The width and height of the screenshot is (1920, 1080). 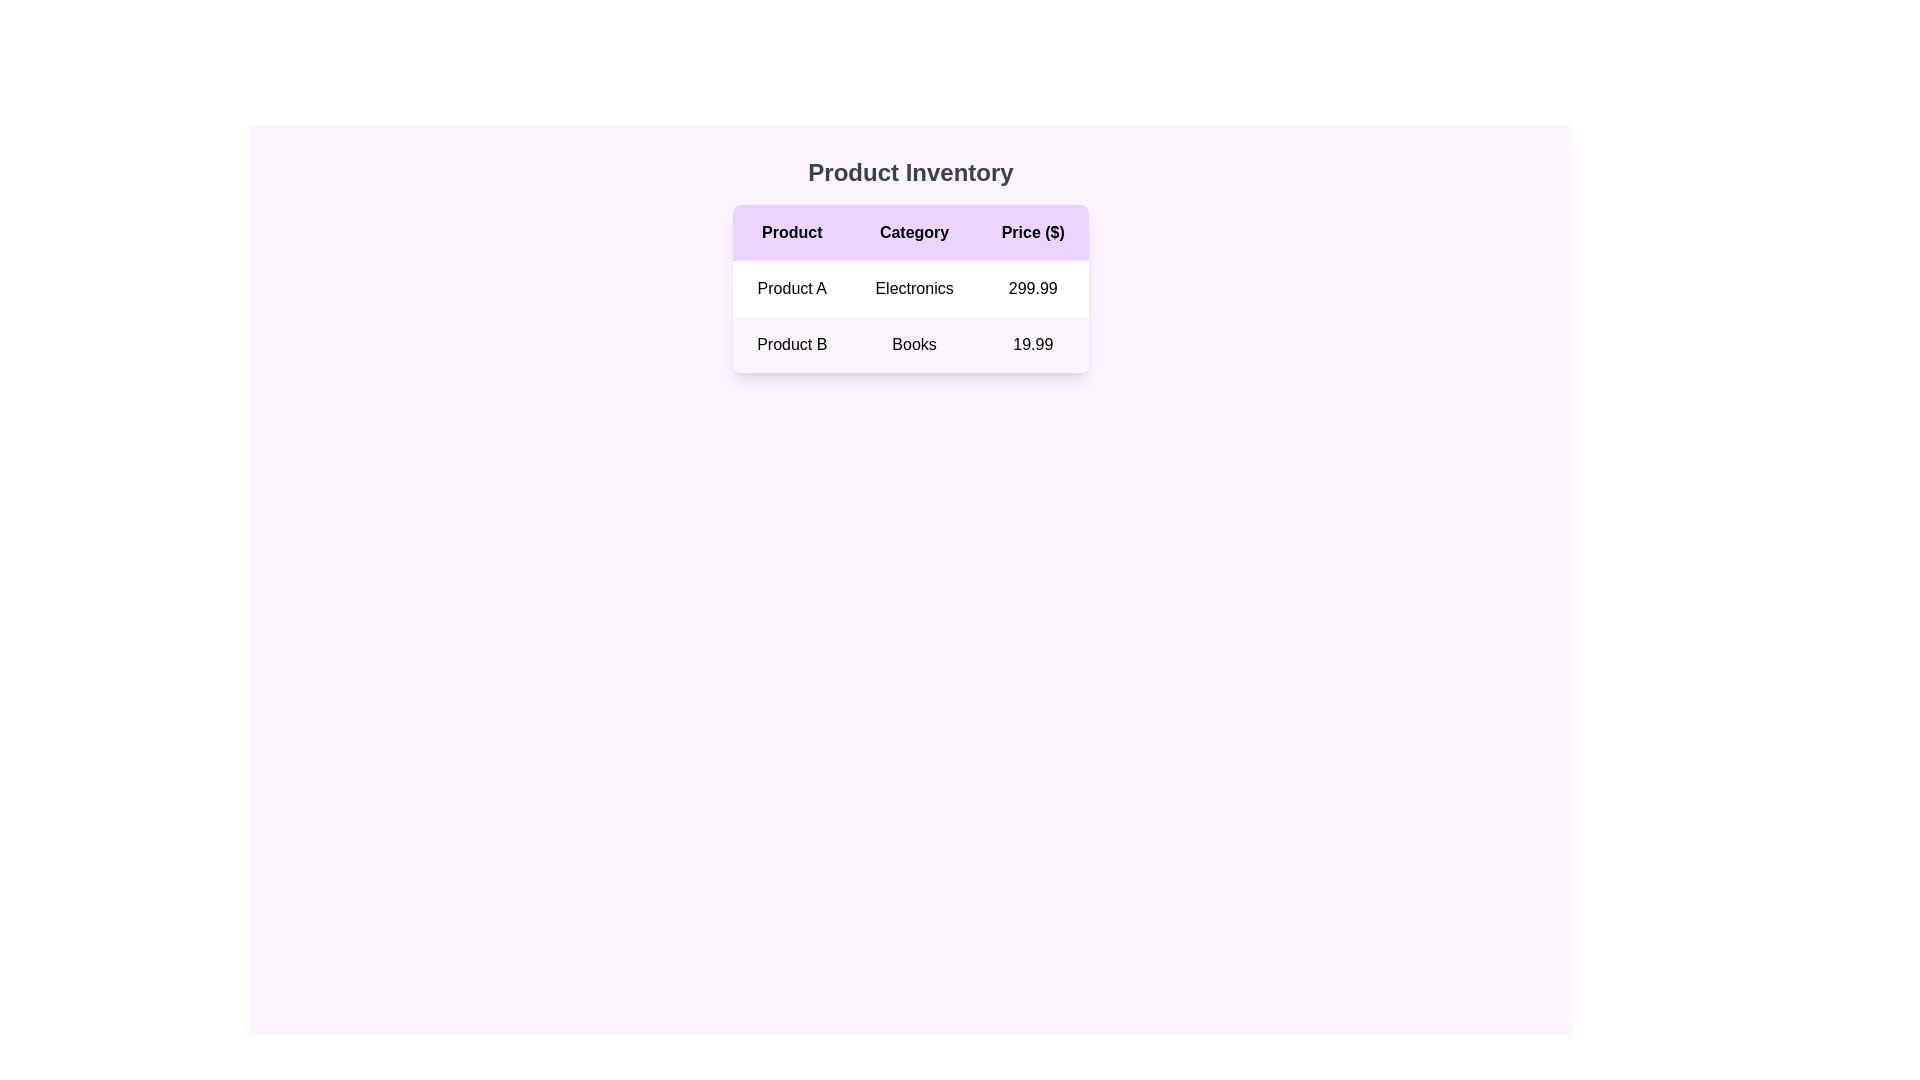 I want to click on the text element displaying the price '299.99' in the 'Price ($)' column for 'Product A' in the product details table, so click(x=1033, y=289).